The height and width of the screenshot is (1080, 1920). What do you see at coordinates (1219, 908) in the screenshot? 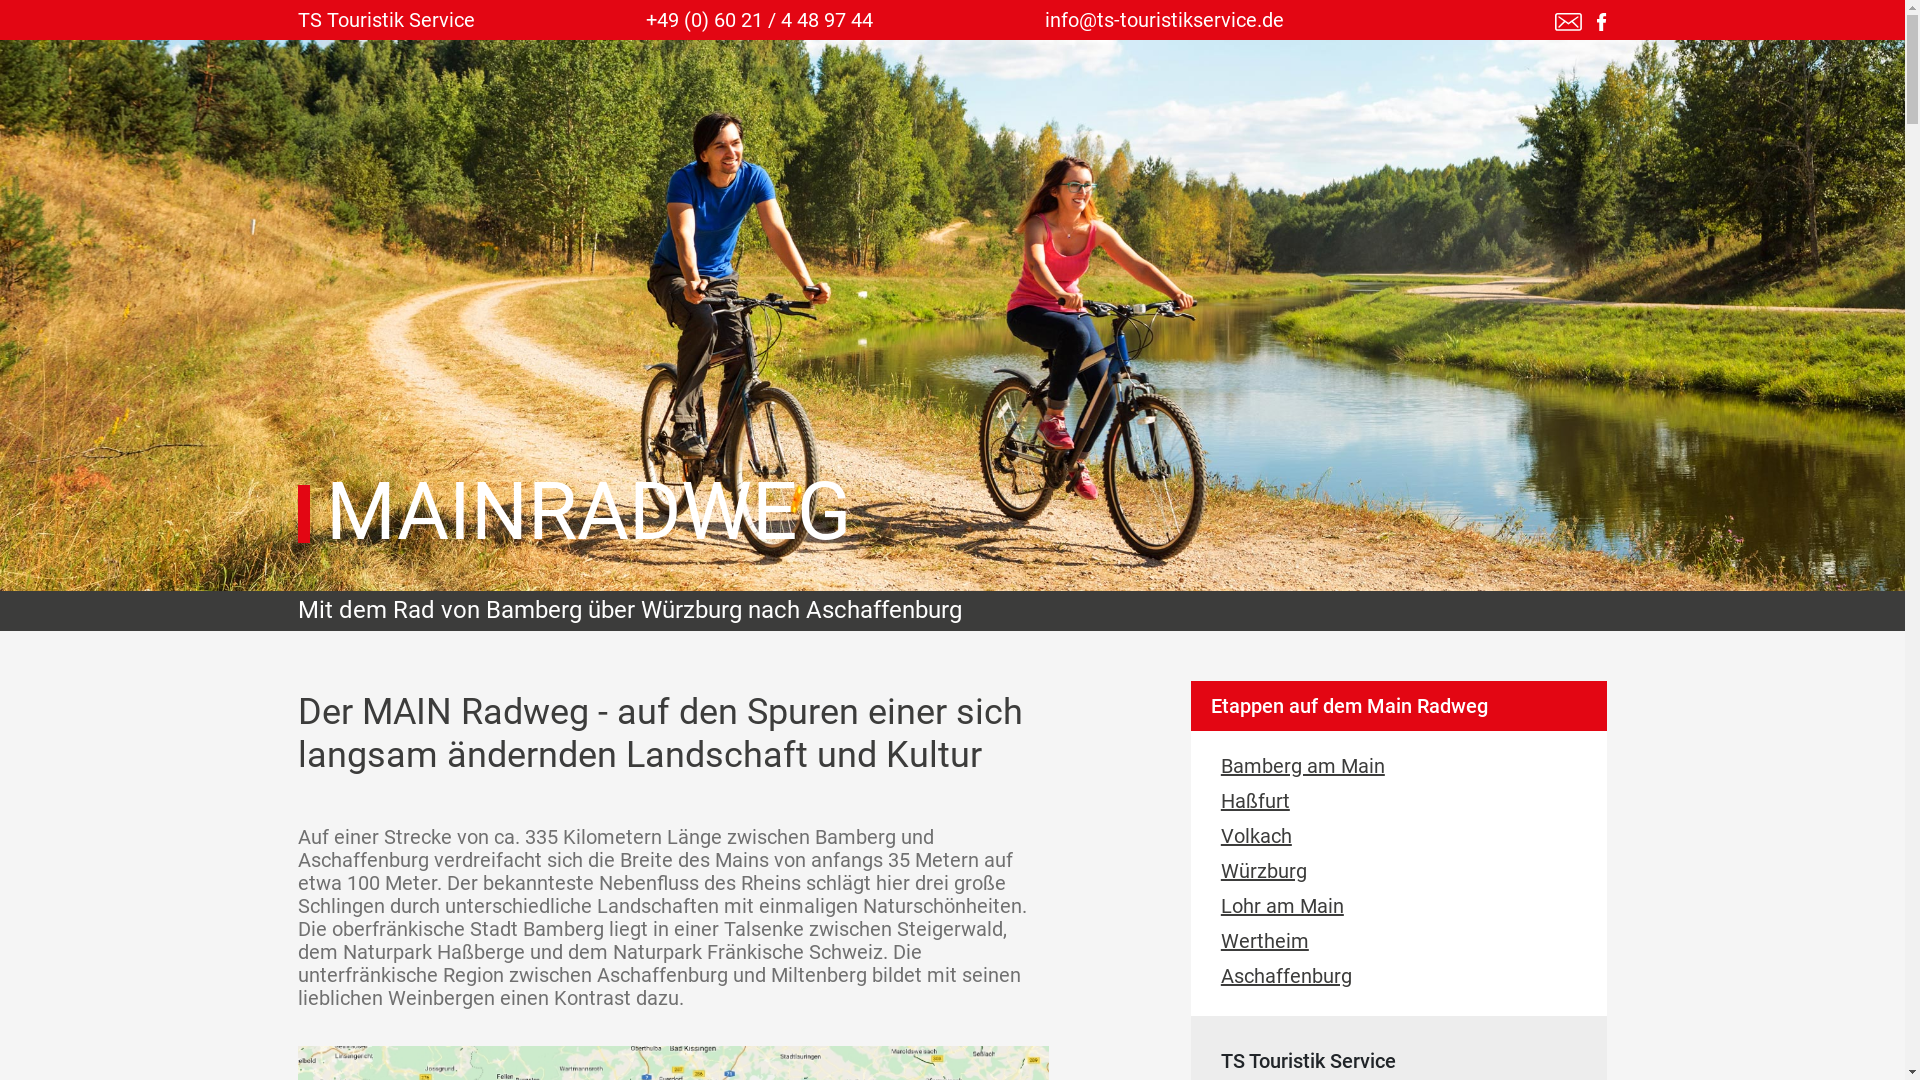
I see `'Lohr am Main'` at bounding box center [1219, 908].